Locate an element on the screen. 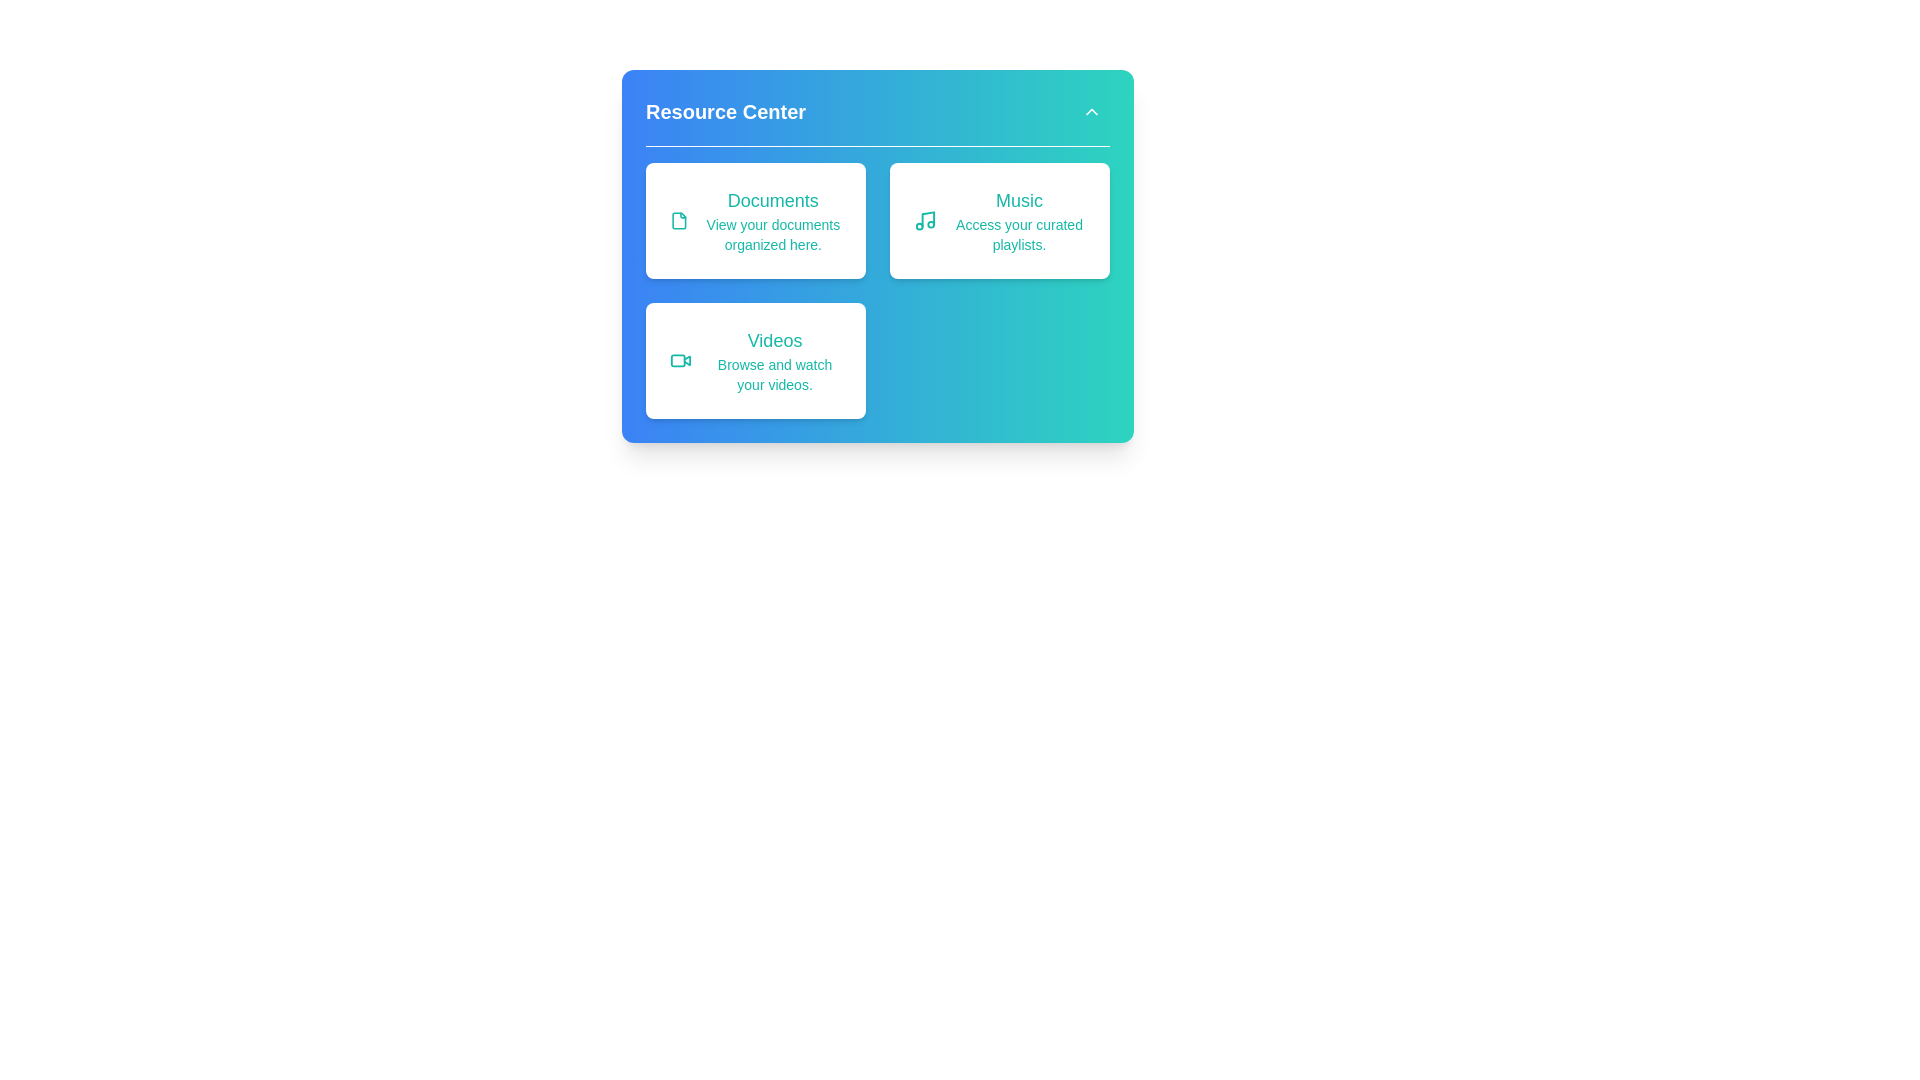 The width and height of the screenshot is (1920, 1080). the menu item Music to view its details is located at coordinates (999, 220).